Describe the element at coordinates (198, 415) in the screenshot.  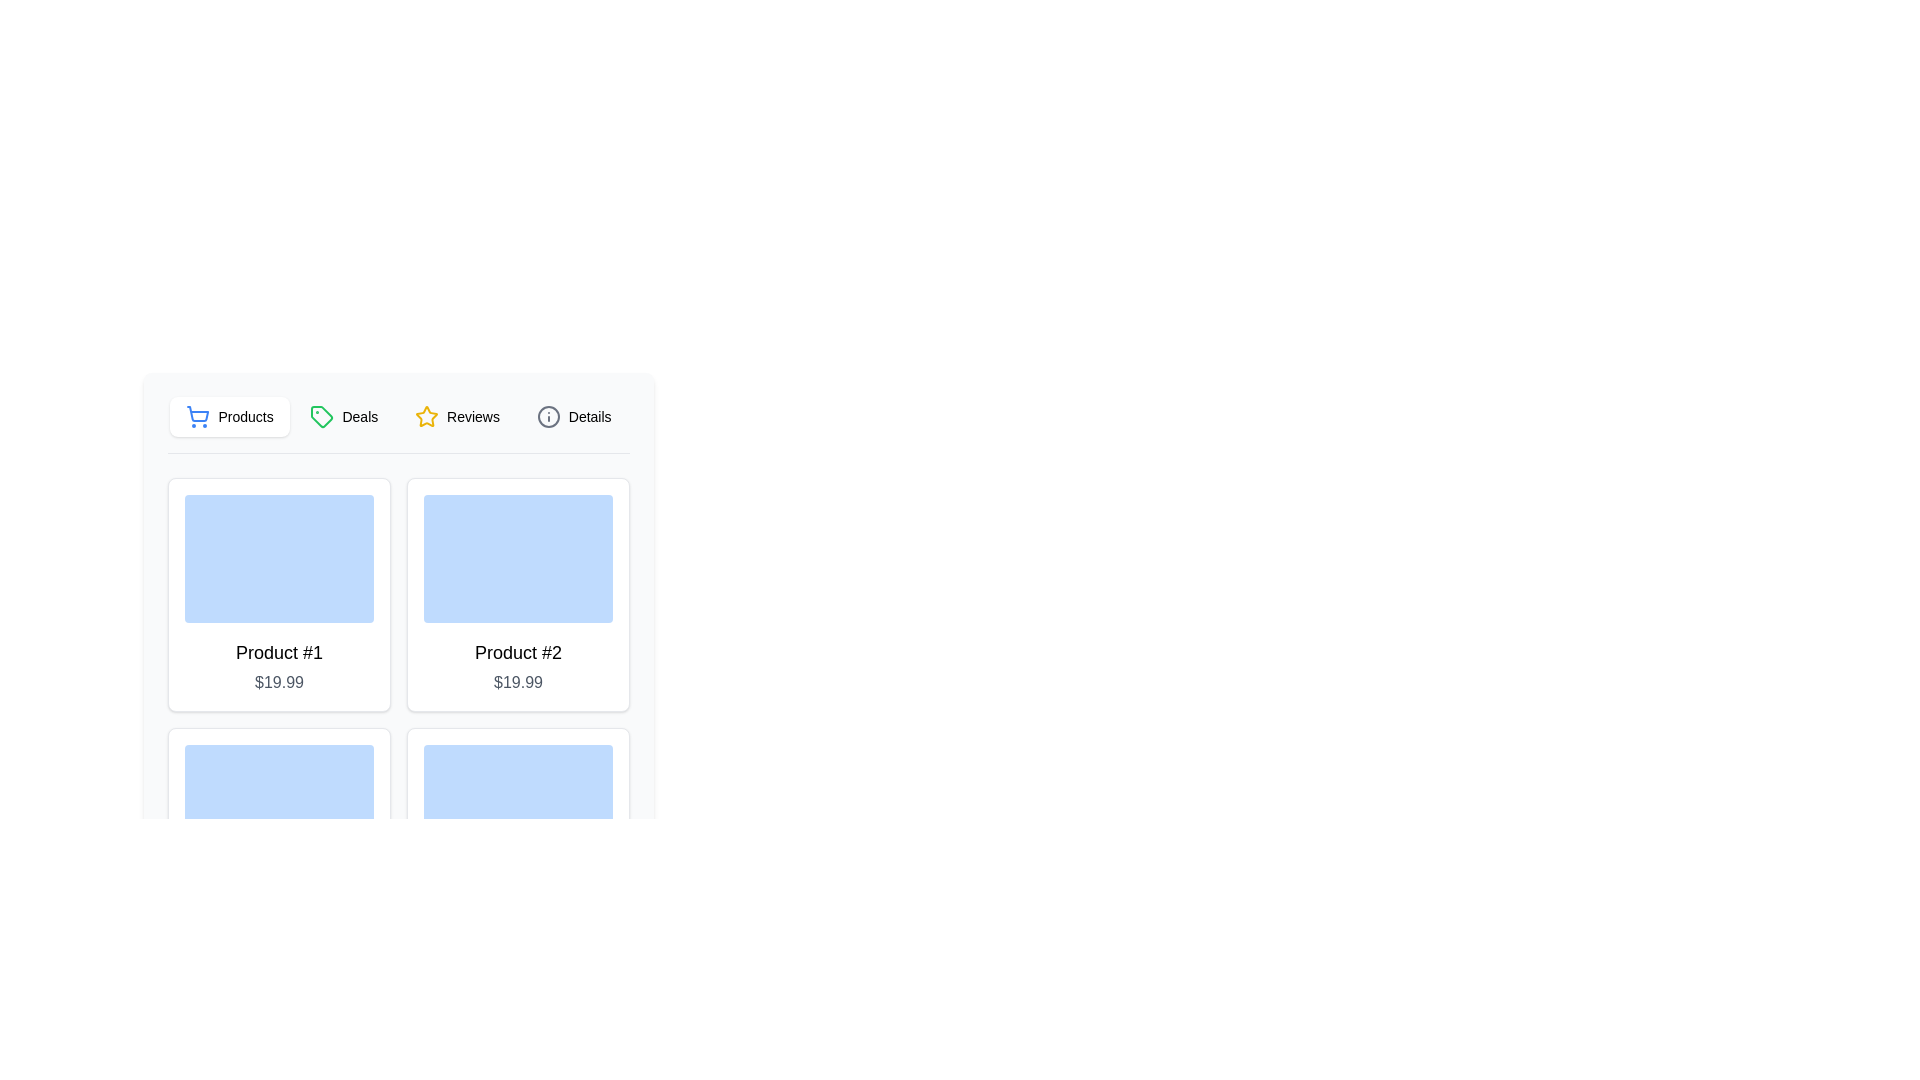
I see `the shopping icon located on the left side of the navigation bar, directly adjacent to the 'Products' label, for identification purposes` at that location.